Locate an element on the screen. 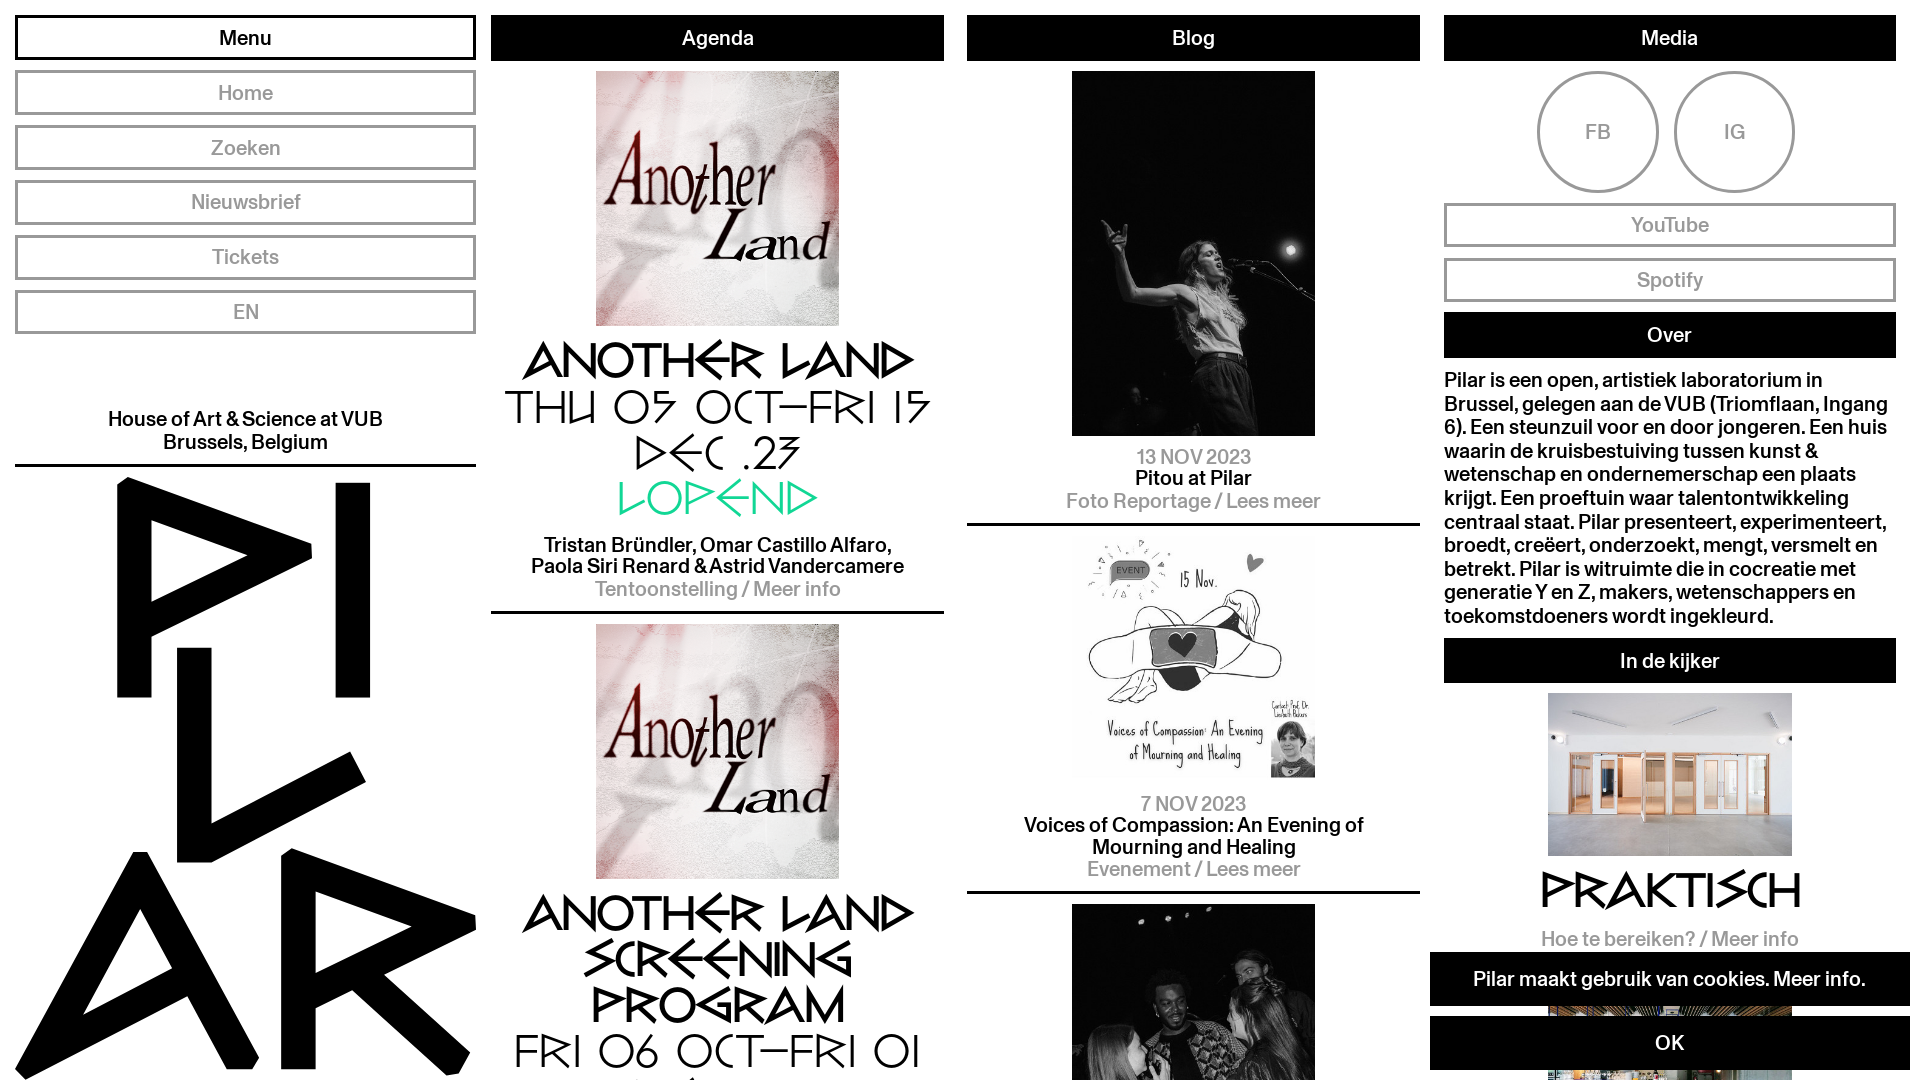  'Nieuwsbrief' is located at coordinates (244, 202).